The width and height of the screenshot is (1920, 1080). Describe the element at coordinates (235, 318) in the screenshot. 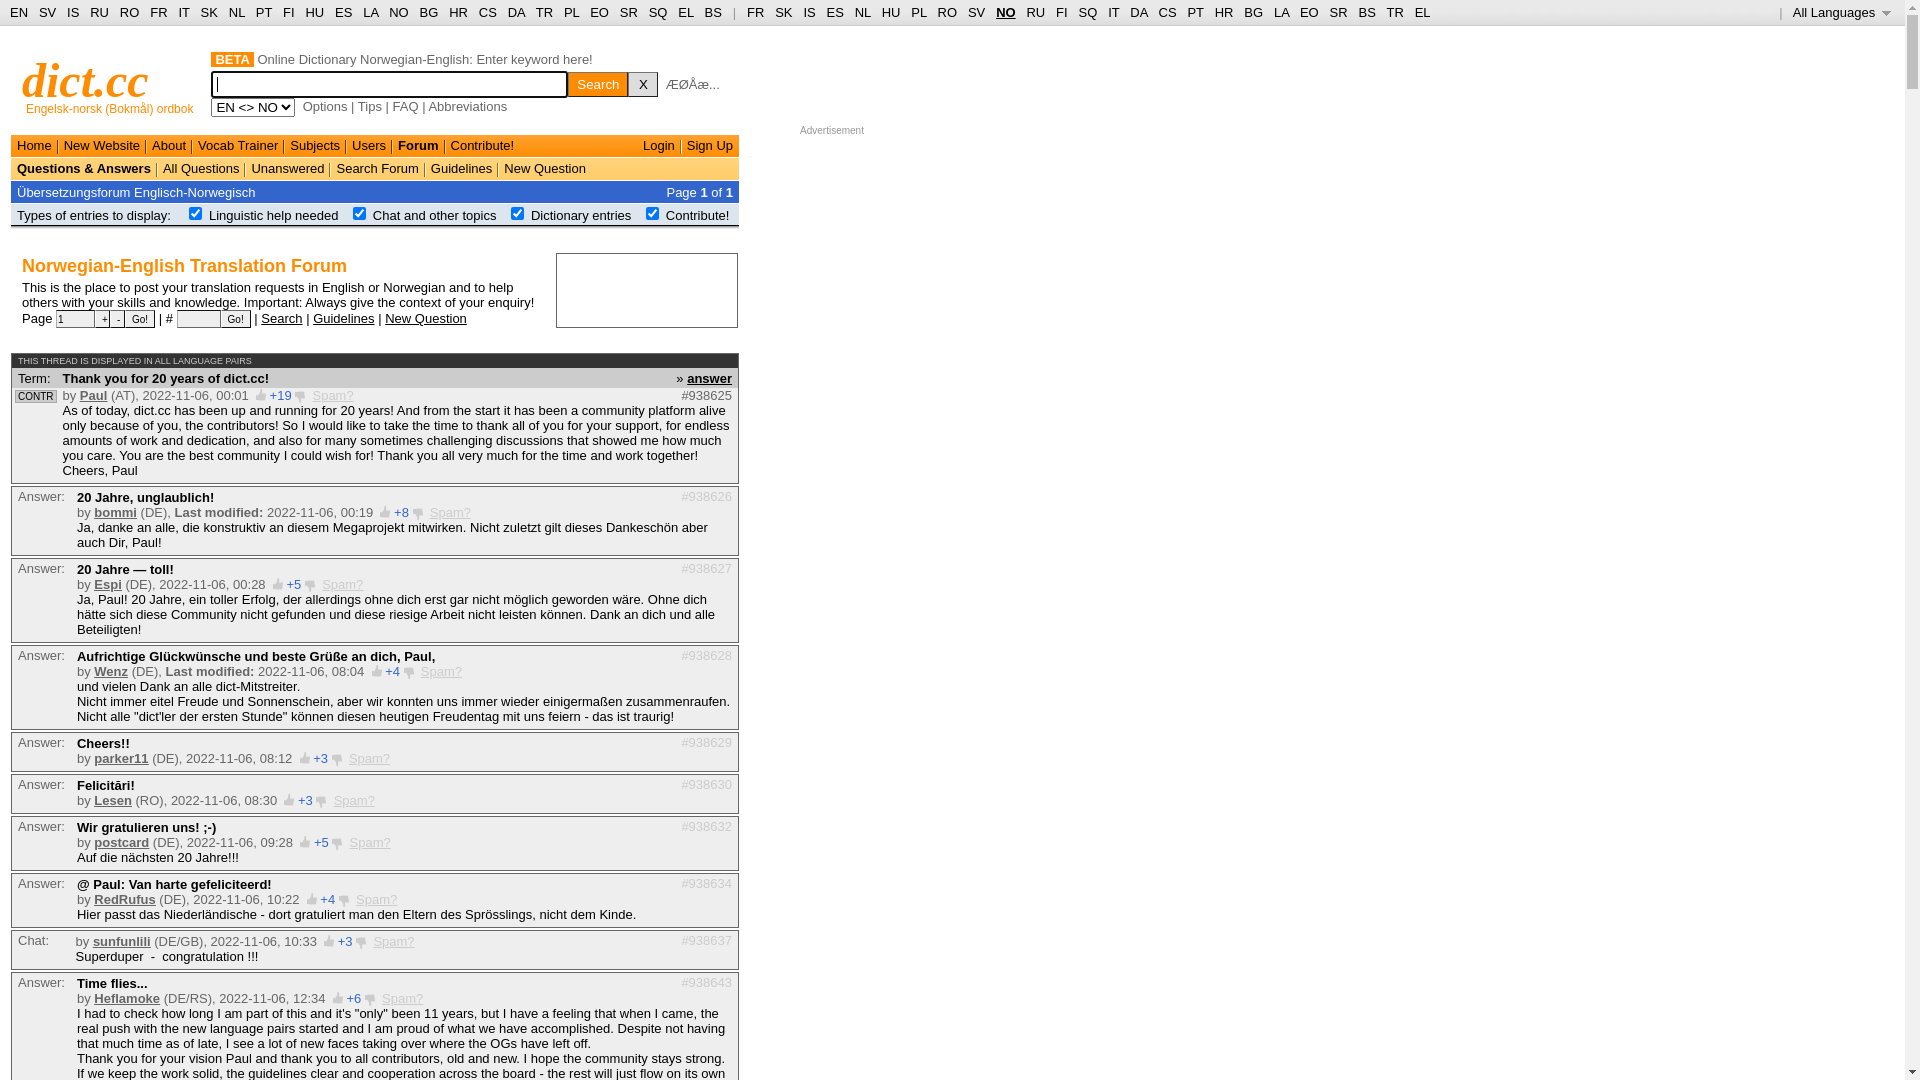

I see `'Go!'` at that location.